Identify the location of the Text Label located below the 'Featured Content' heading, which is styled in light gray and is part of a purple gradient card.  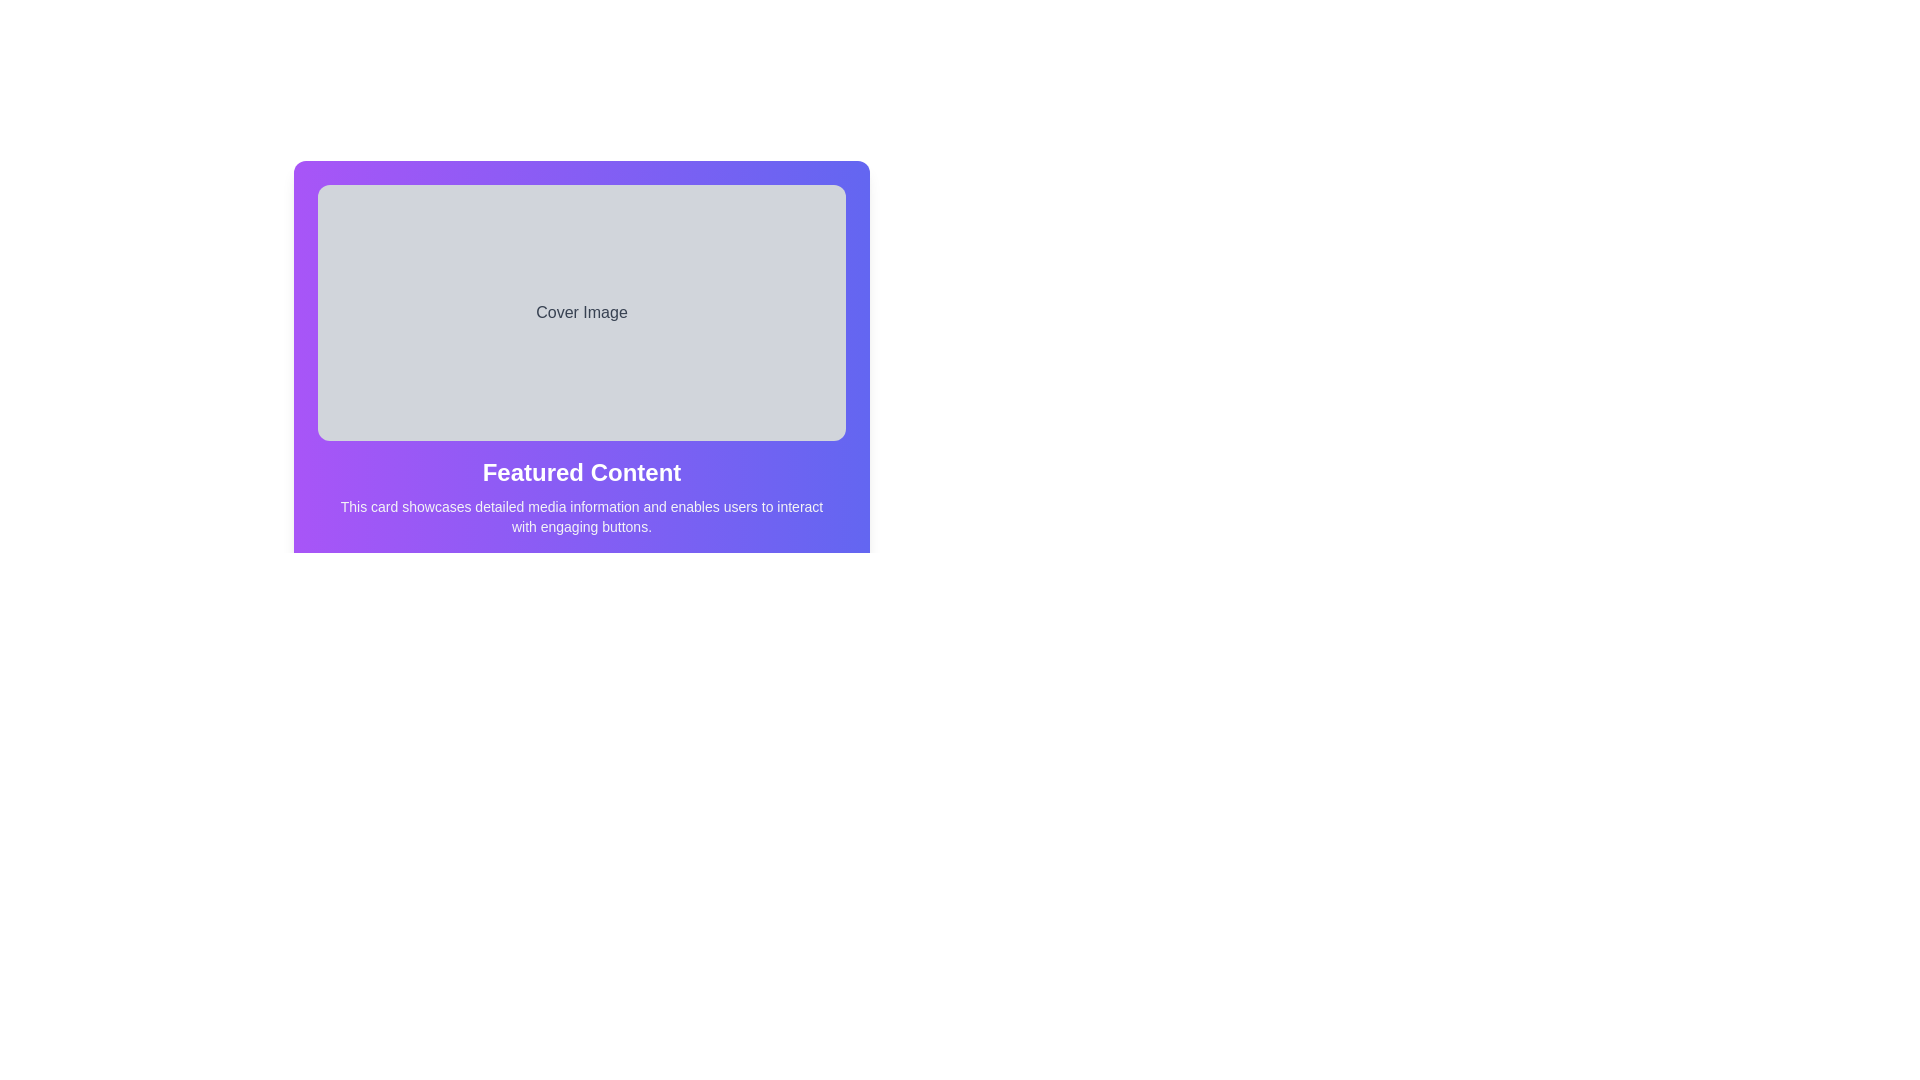
(580, 515).